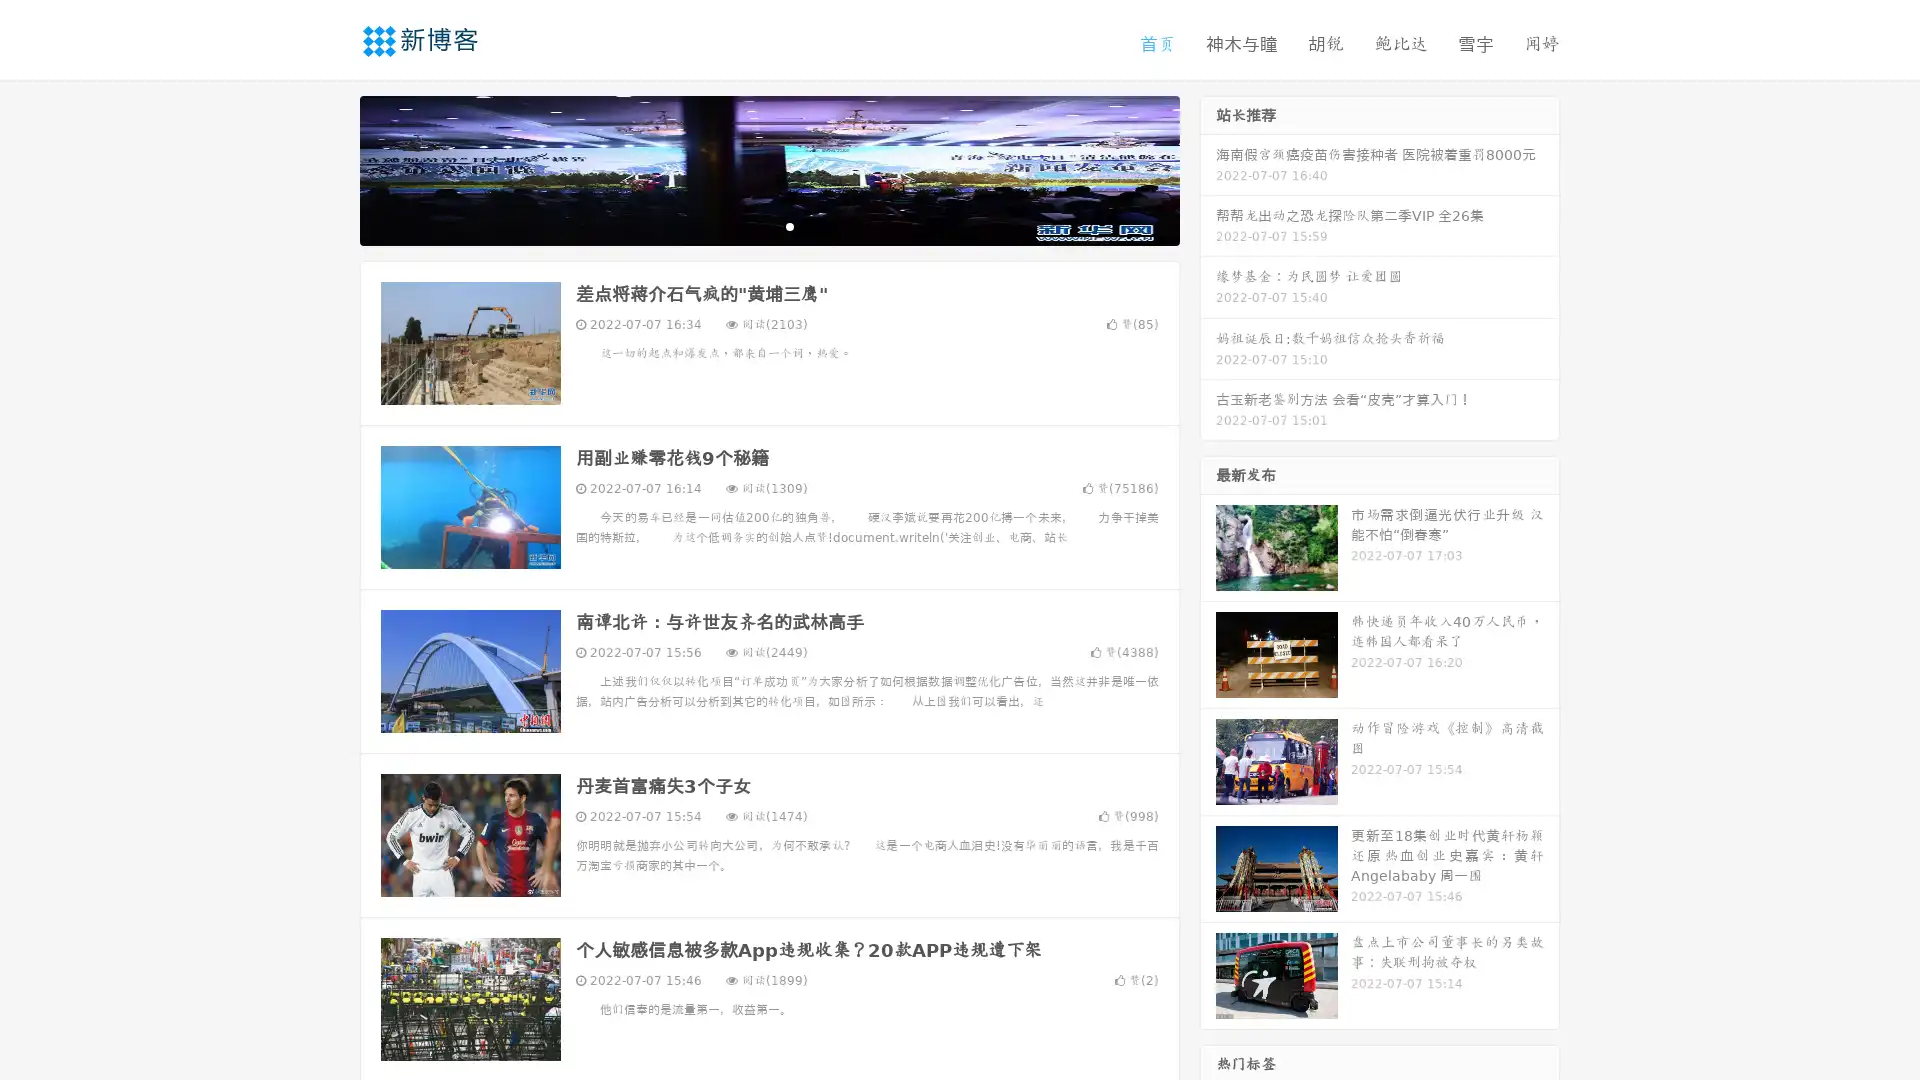 This screenshot has width=1920, height=1080. Describe the element at coordinates (330, 168) in the screenshot. I see `Previous slide` at that location.